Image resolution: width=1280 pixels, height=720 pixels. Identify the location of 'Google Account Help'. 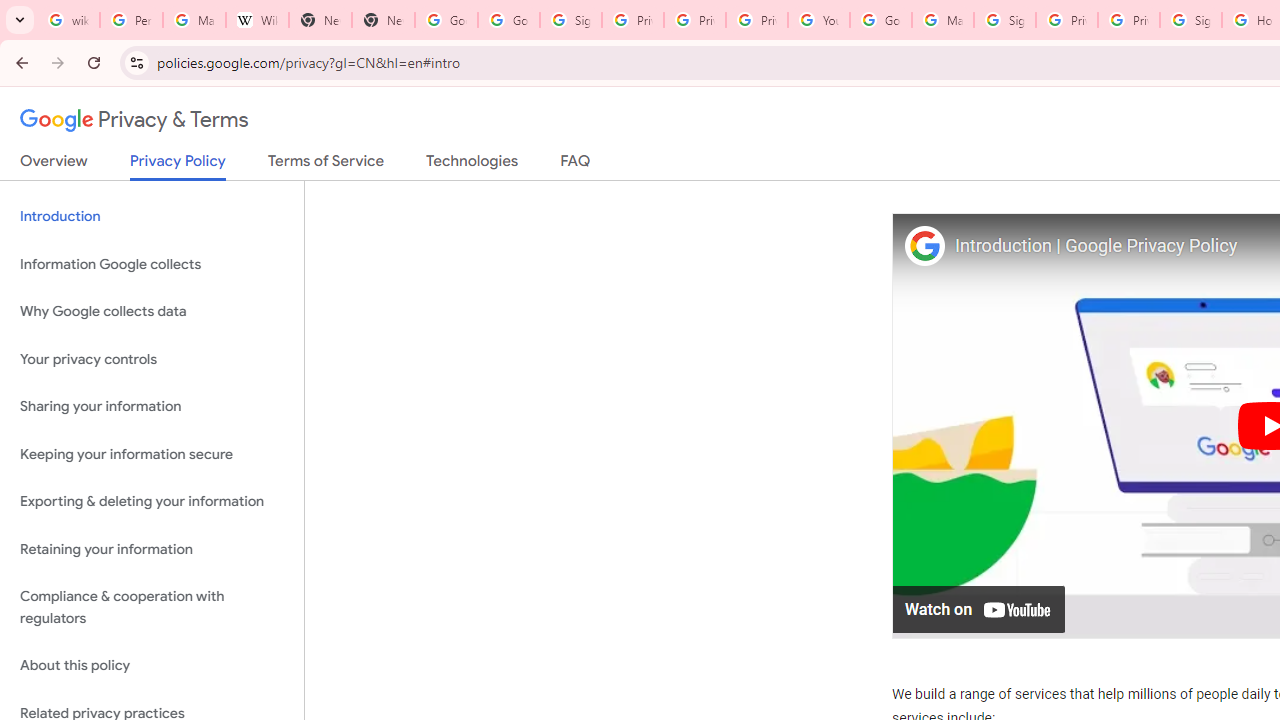
(880, 20).